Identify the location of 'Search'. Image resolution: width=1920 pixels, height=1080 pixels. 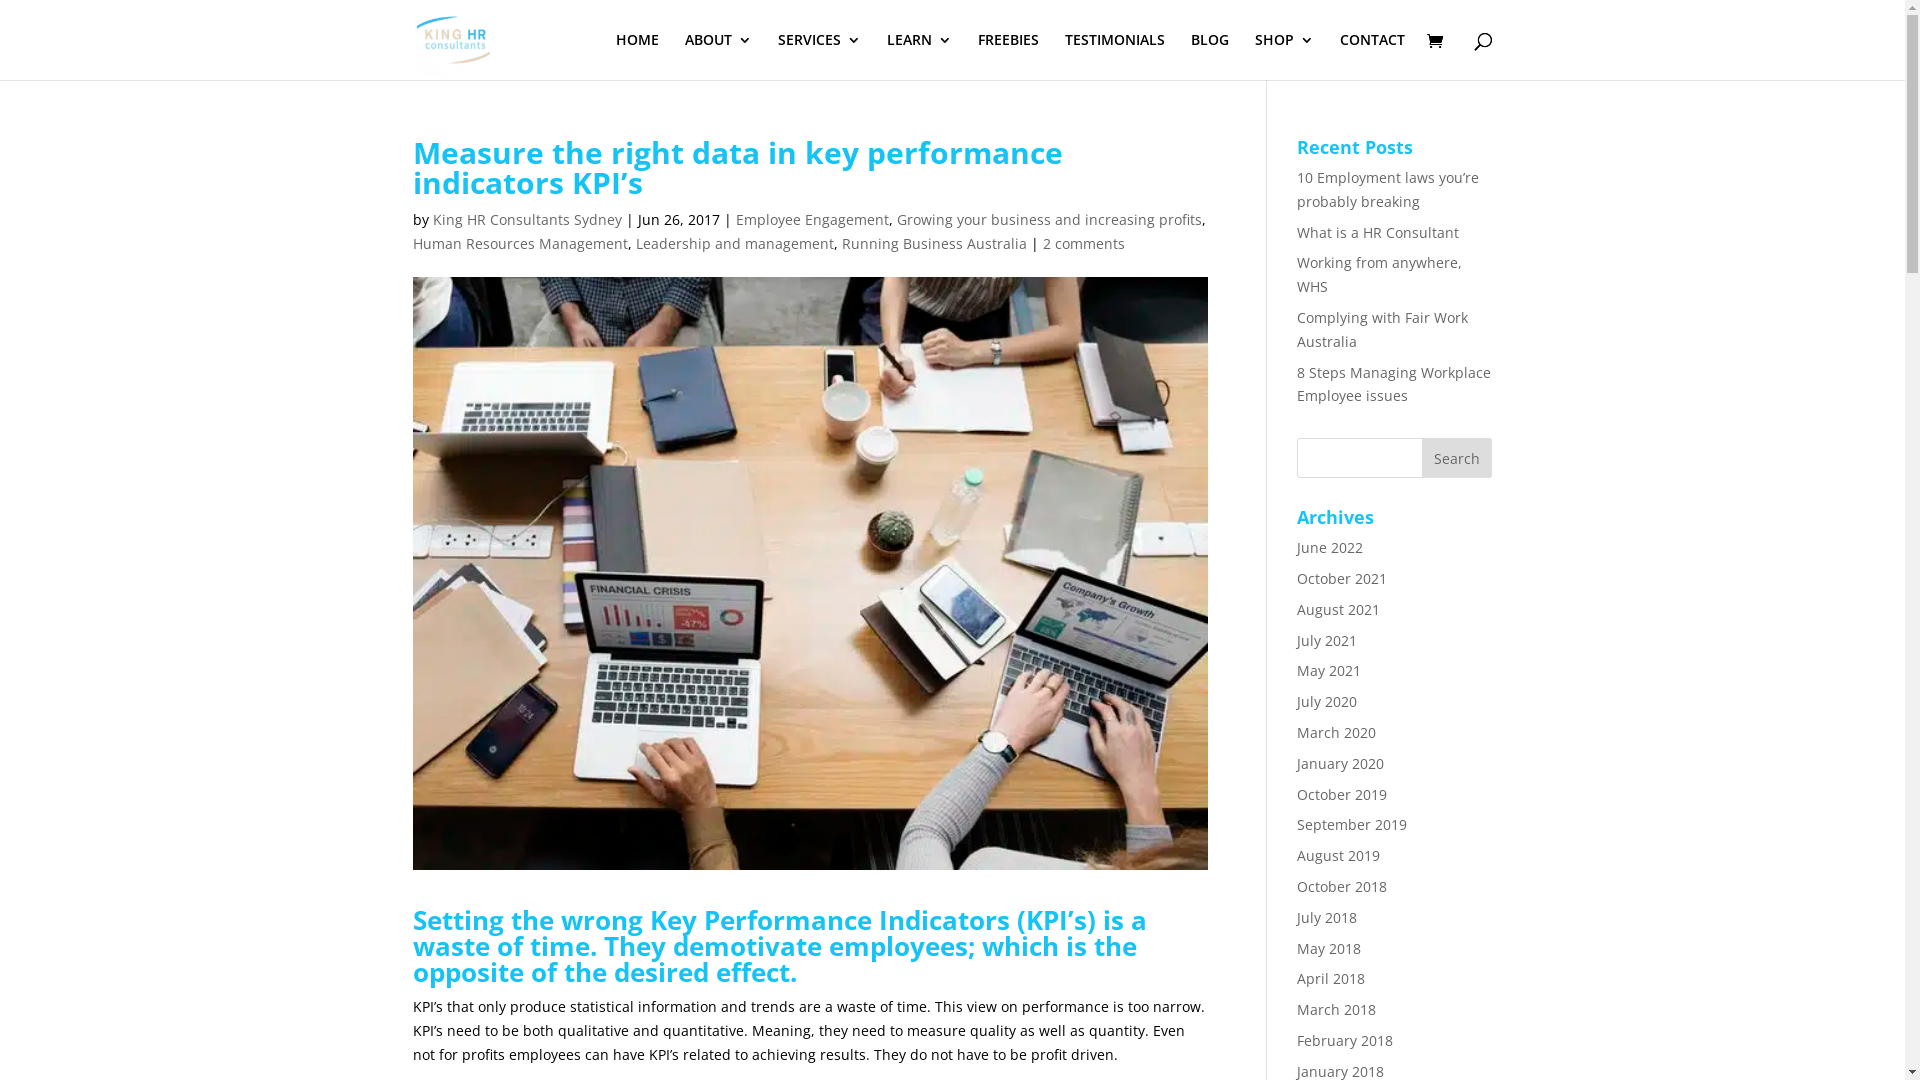
(1420, 458).